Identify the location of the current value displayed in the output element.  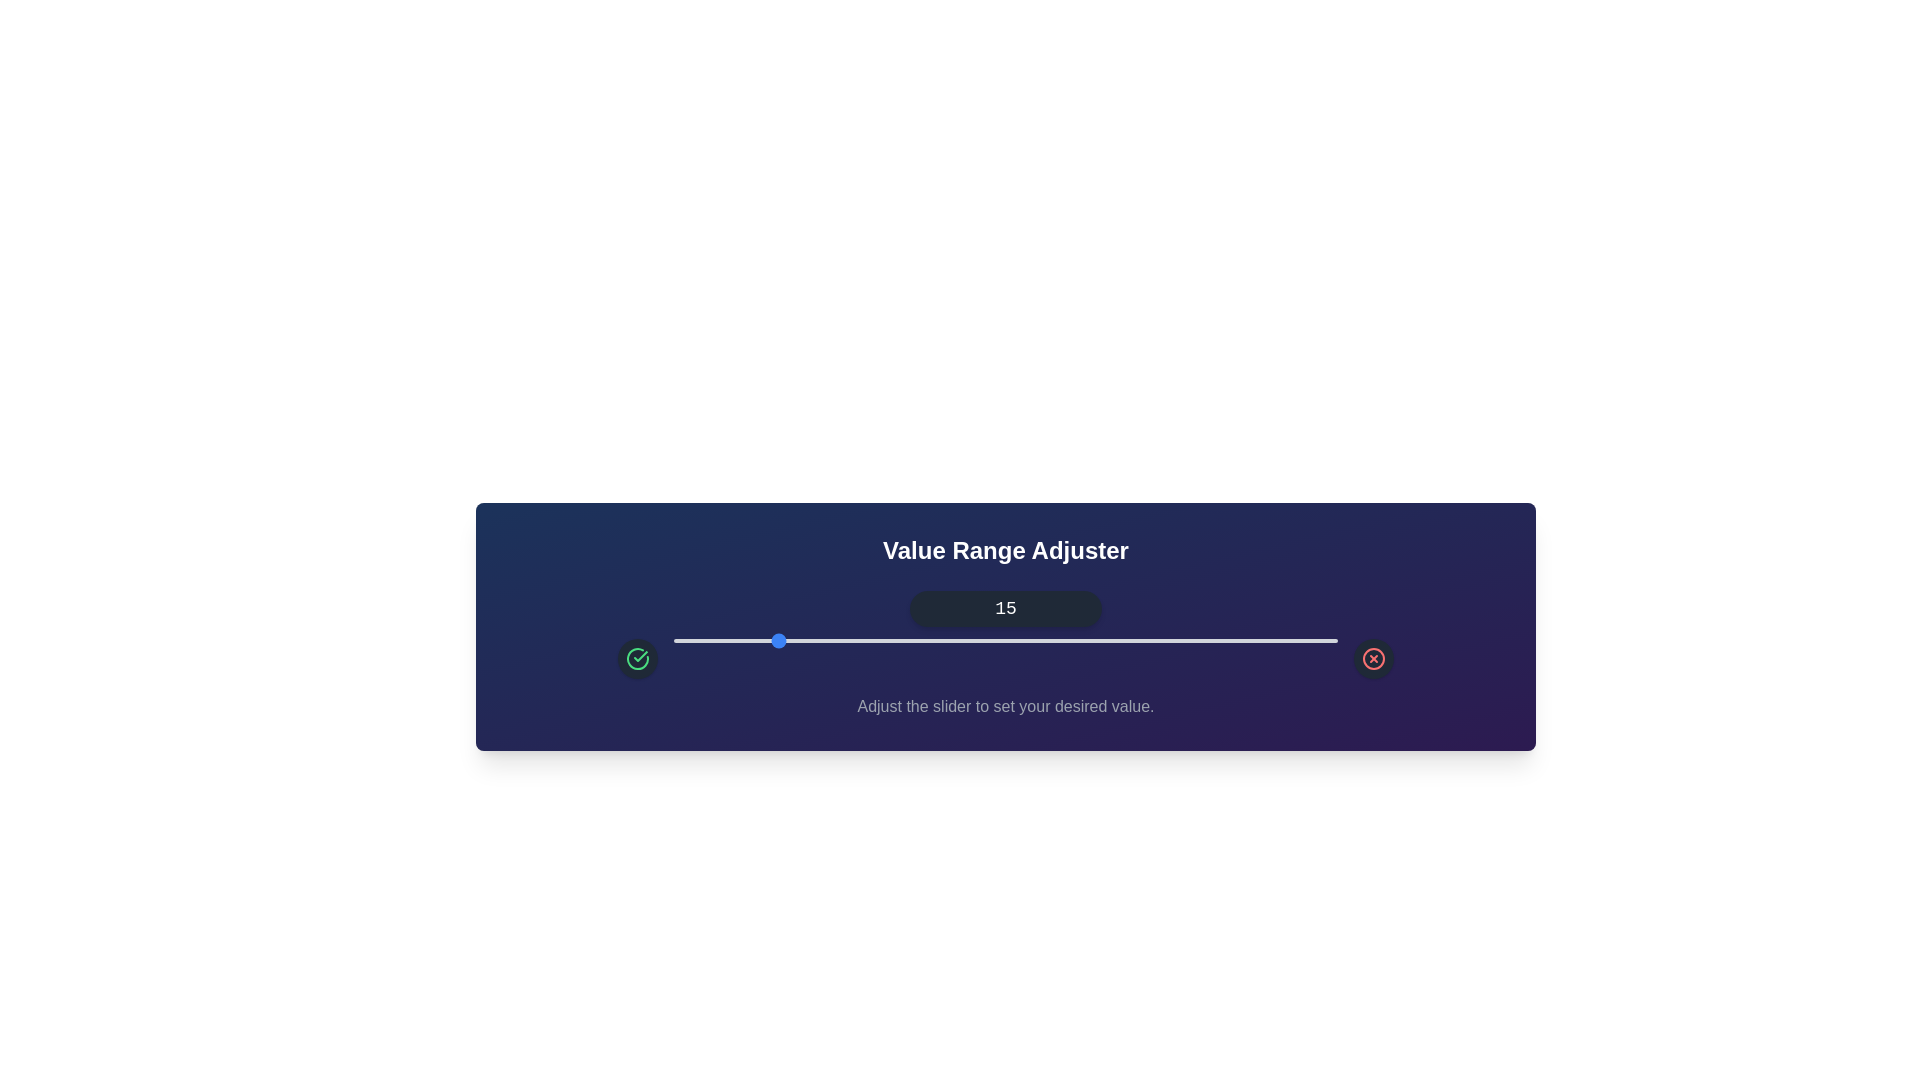
(1006, 608).